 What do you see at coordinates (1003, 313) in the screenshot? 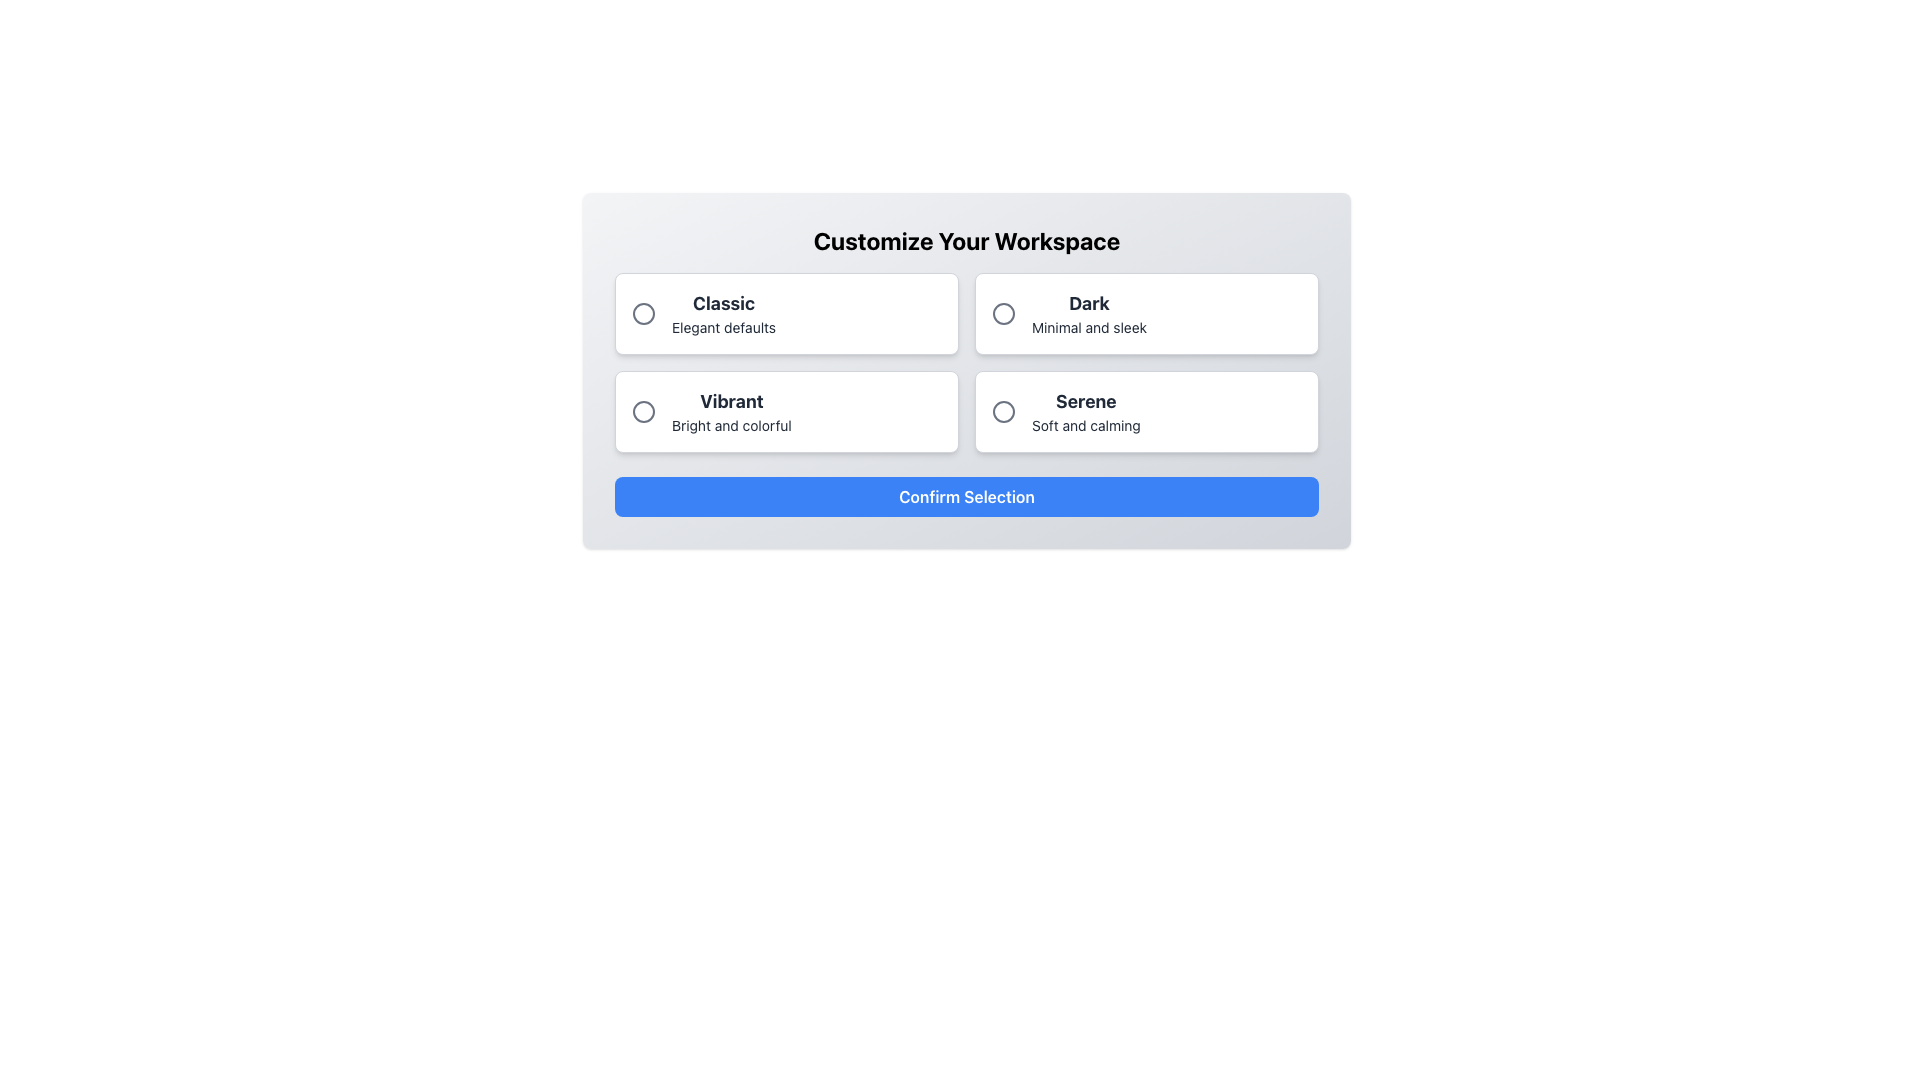
I see `the circular radio button on the left side of the 'Dark' workspace option` at bounding box center [1003, 313].